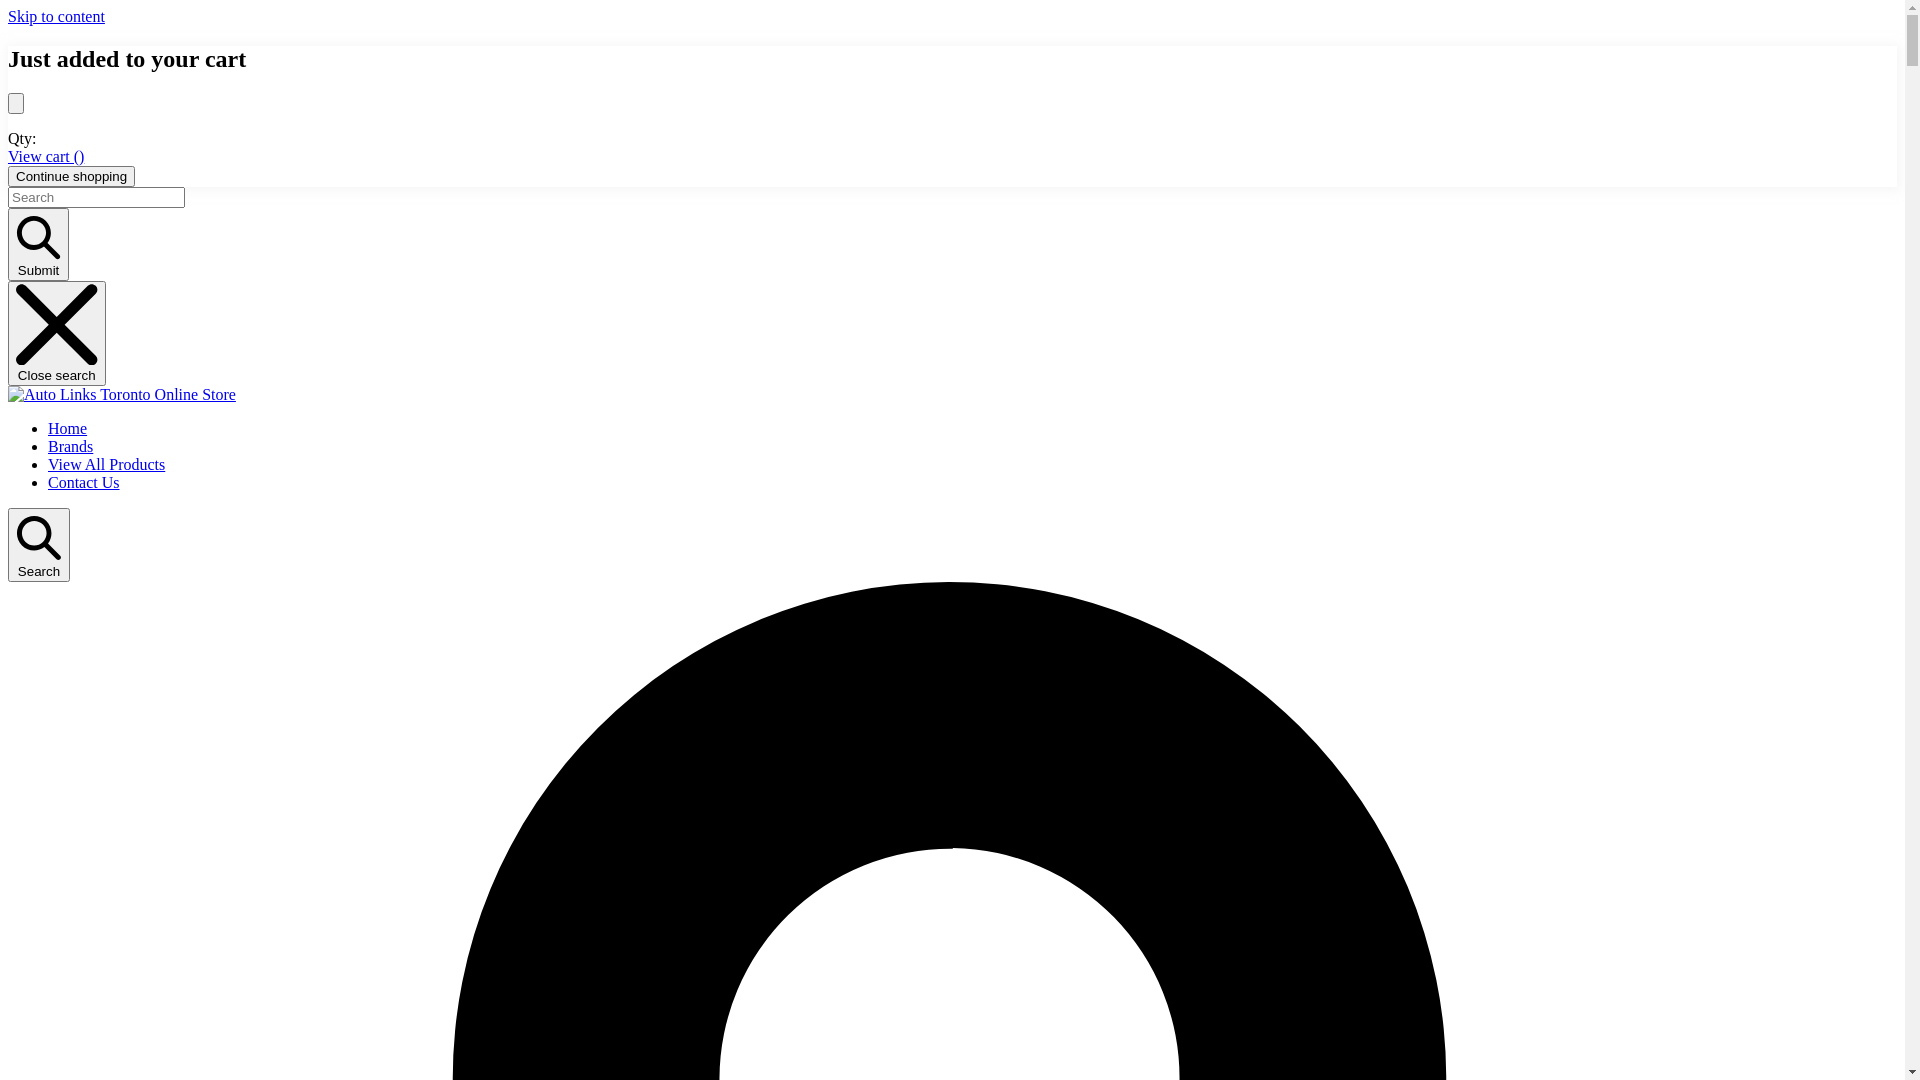 This screenshot has width=1920, height=1080. What do you see at coordinates (8, 16) in the screenshot?
I see `'Skip to content'` at bounding box center [8, 16].